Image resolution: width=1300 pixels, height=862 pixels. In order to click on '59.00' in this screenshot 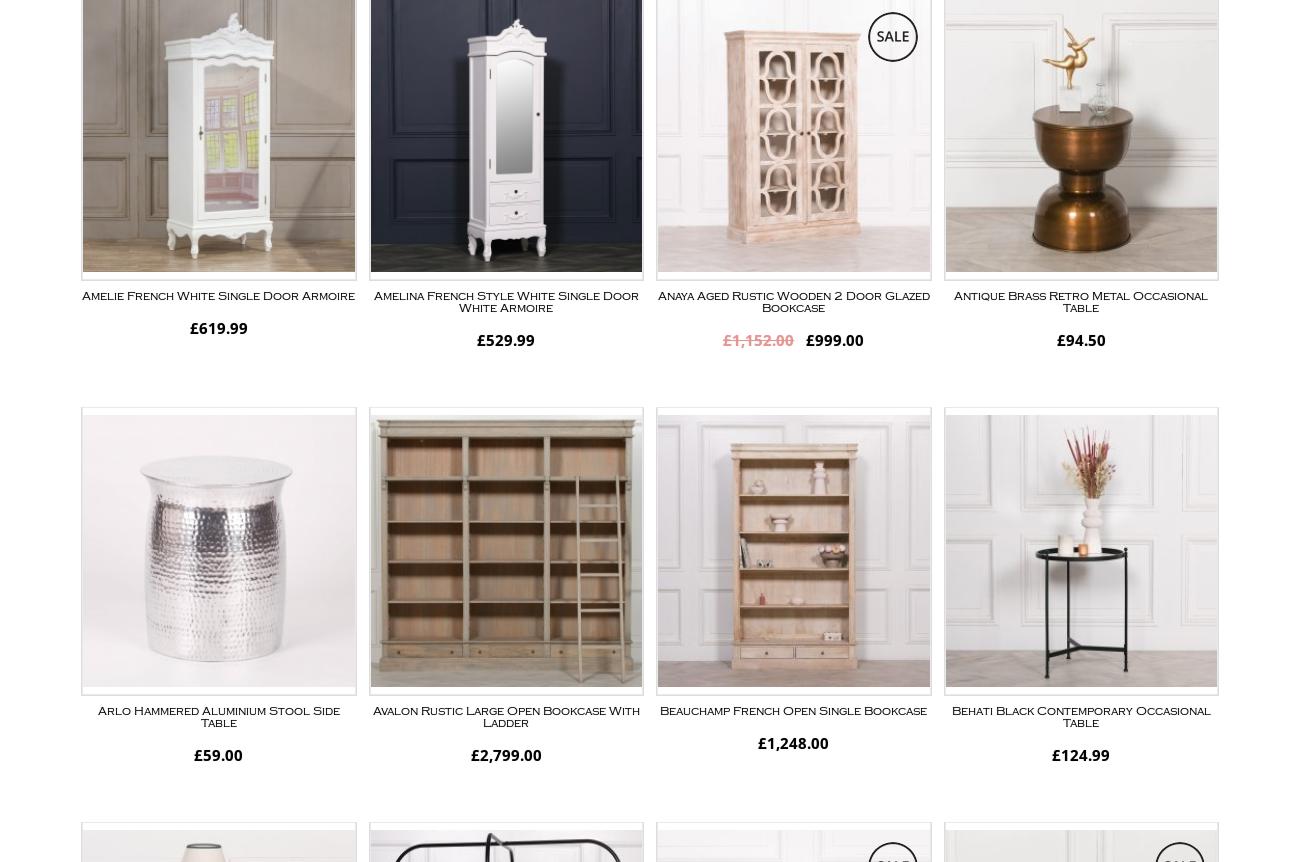, I will do `click(221, 753)`.